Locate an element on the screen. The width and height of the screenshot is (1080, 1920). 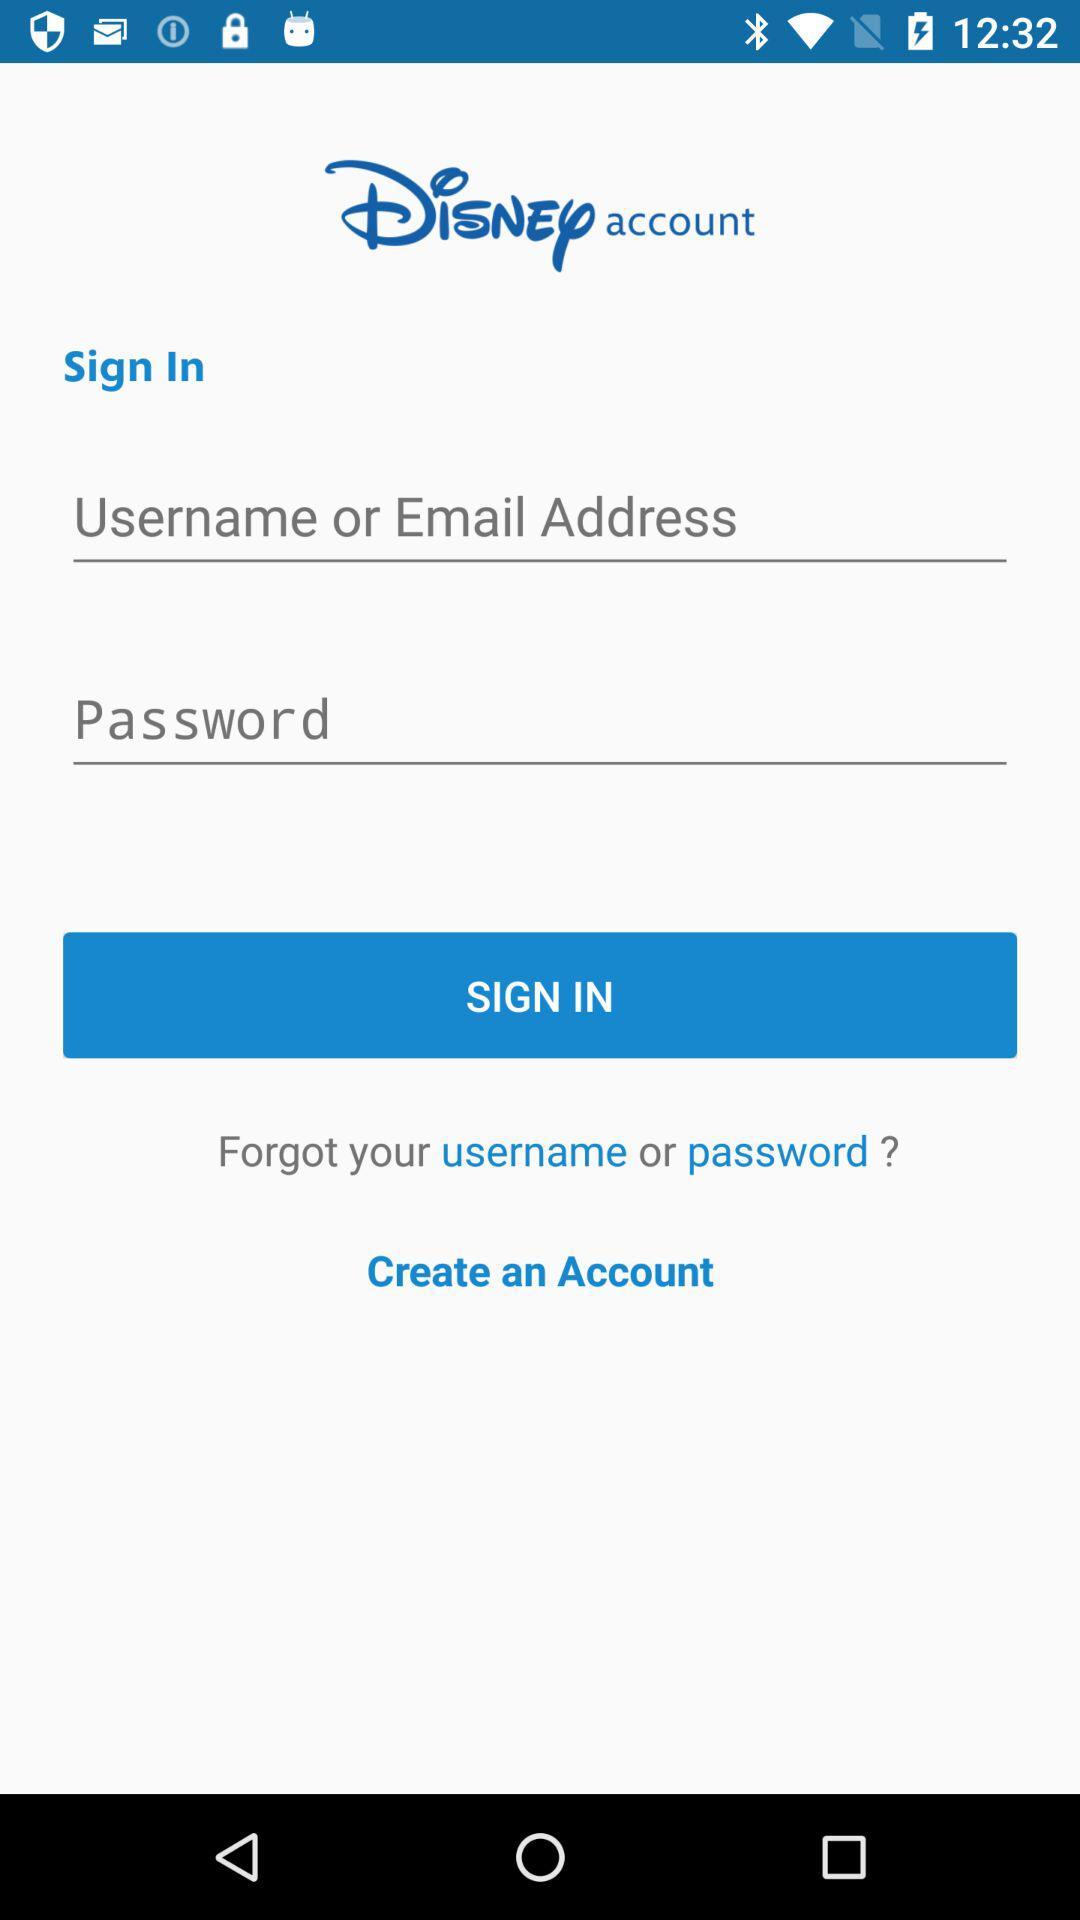
item to the right of forgot your  icon is located at coordinates (538, 1149).